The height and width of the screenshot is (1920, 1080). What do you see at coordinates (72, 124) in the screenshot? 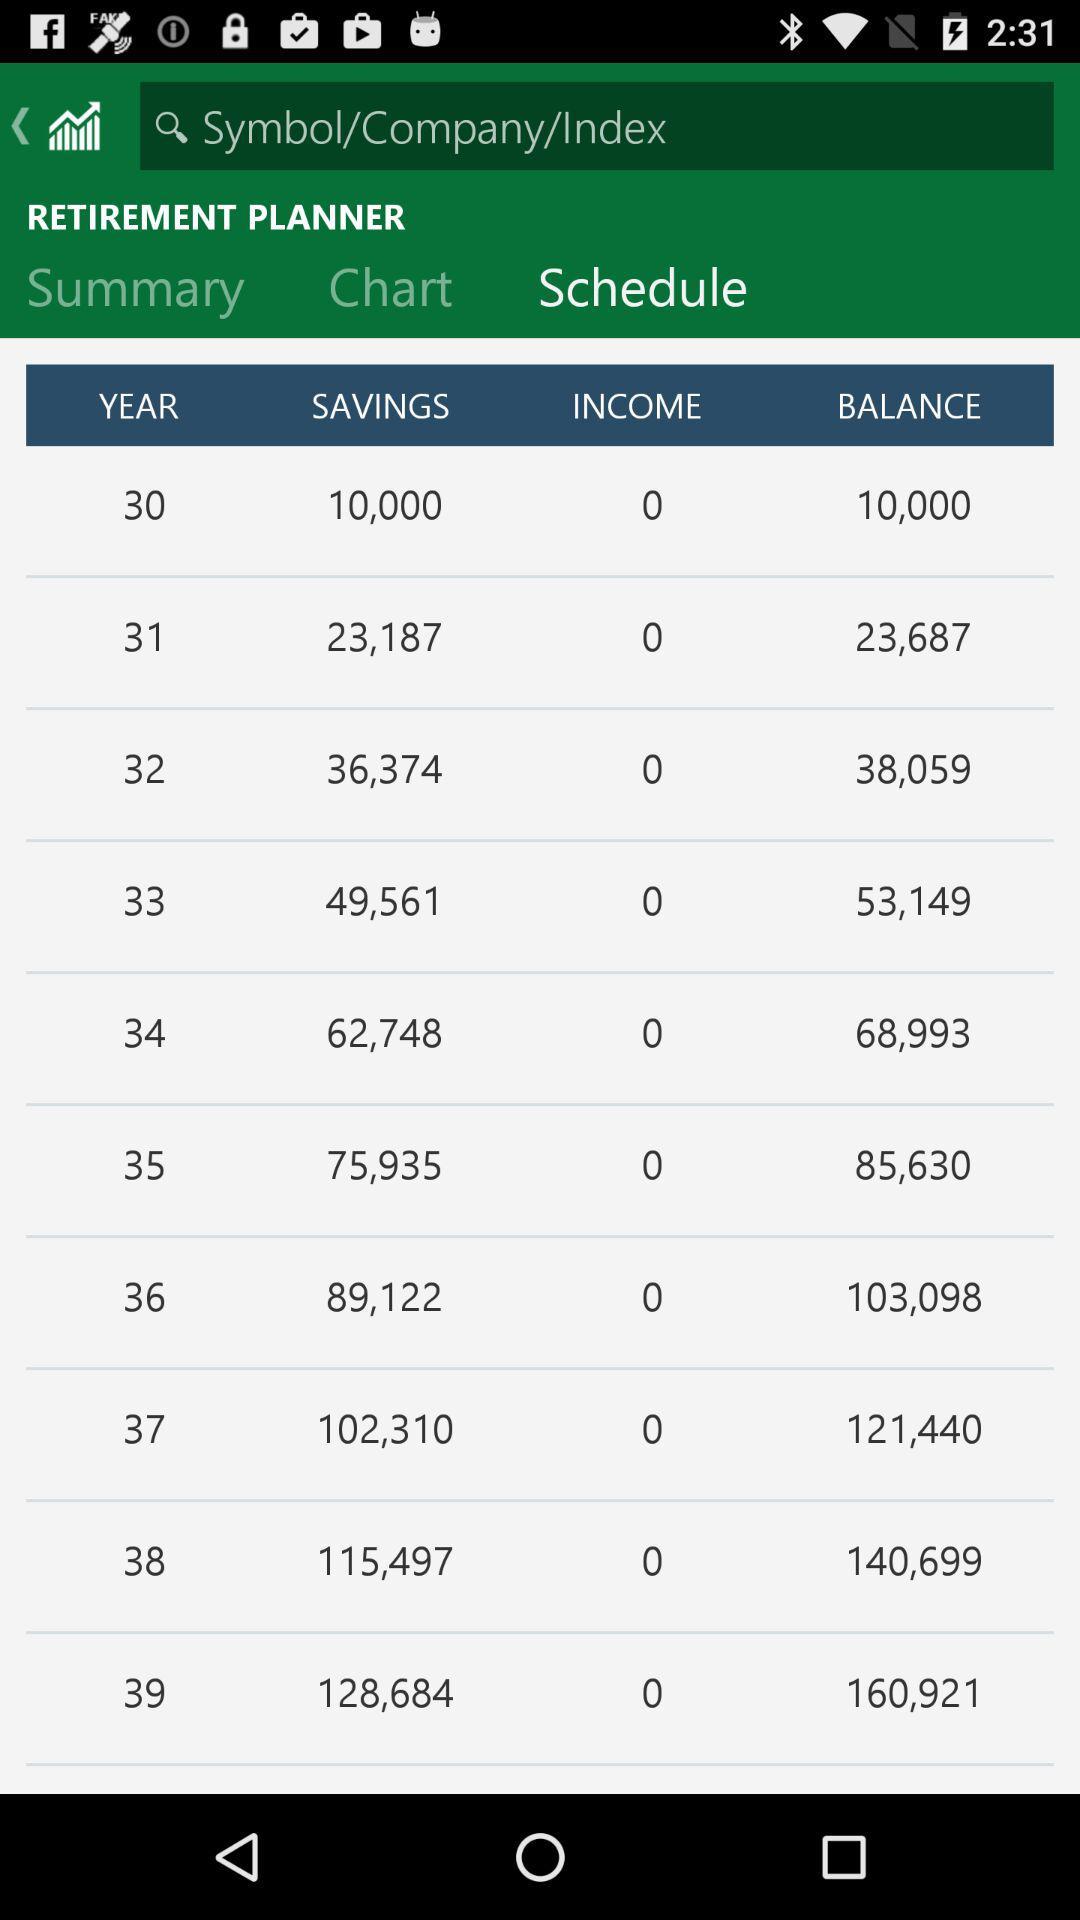
I see `the icon on left of search icon` at bounding box center [72, 124].